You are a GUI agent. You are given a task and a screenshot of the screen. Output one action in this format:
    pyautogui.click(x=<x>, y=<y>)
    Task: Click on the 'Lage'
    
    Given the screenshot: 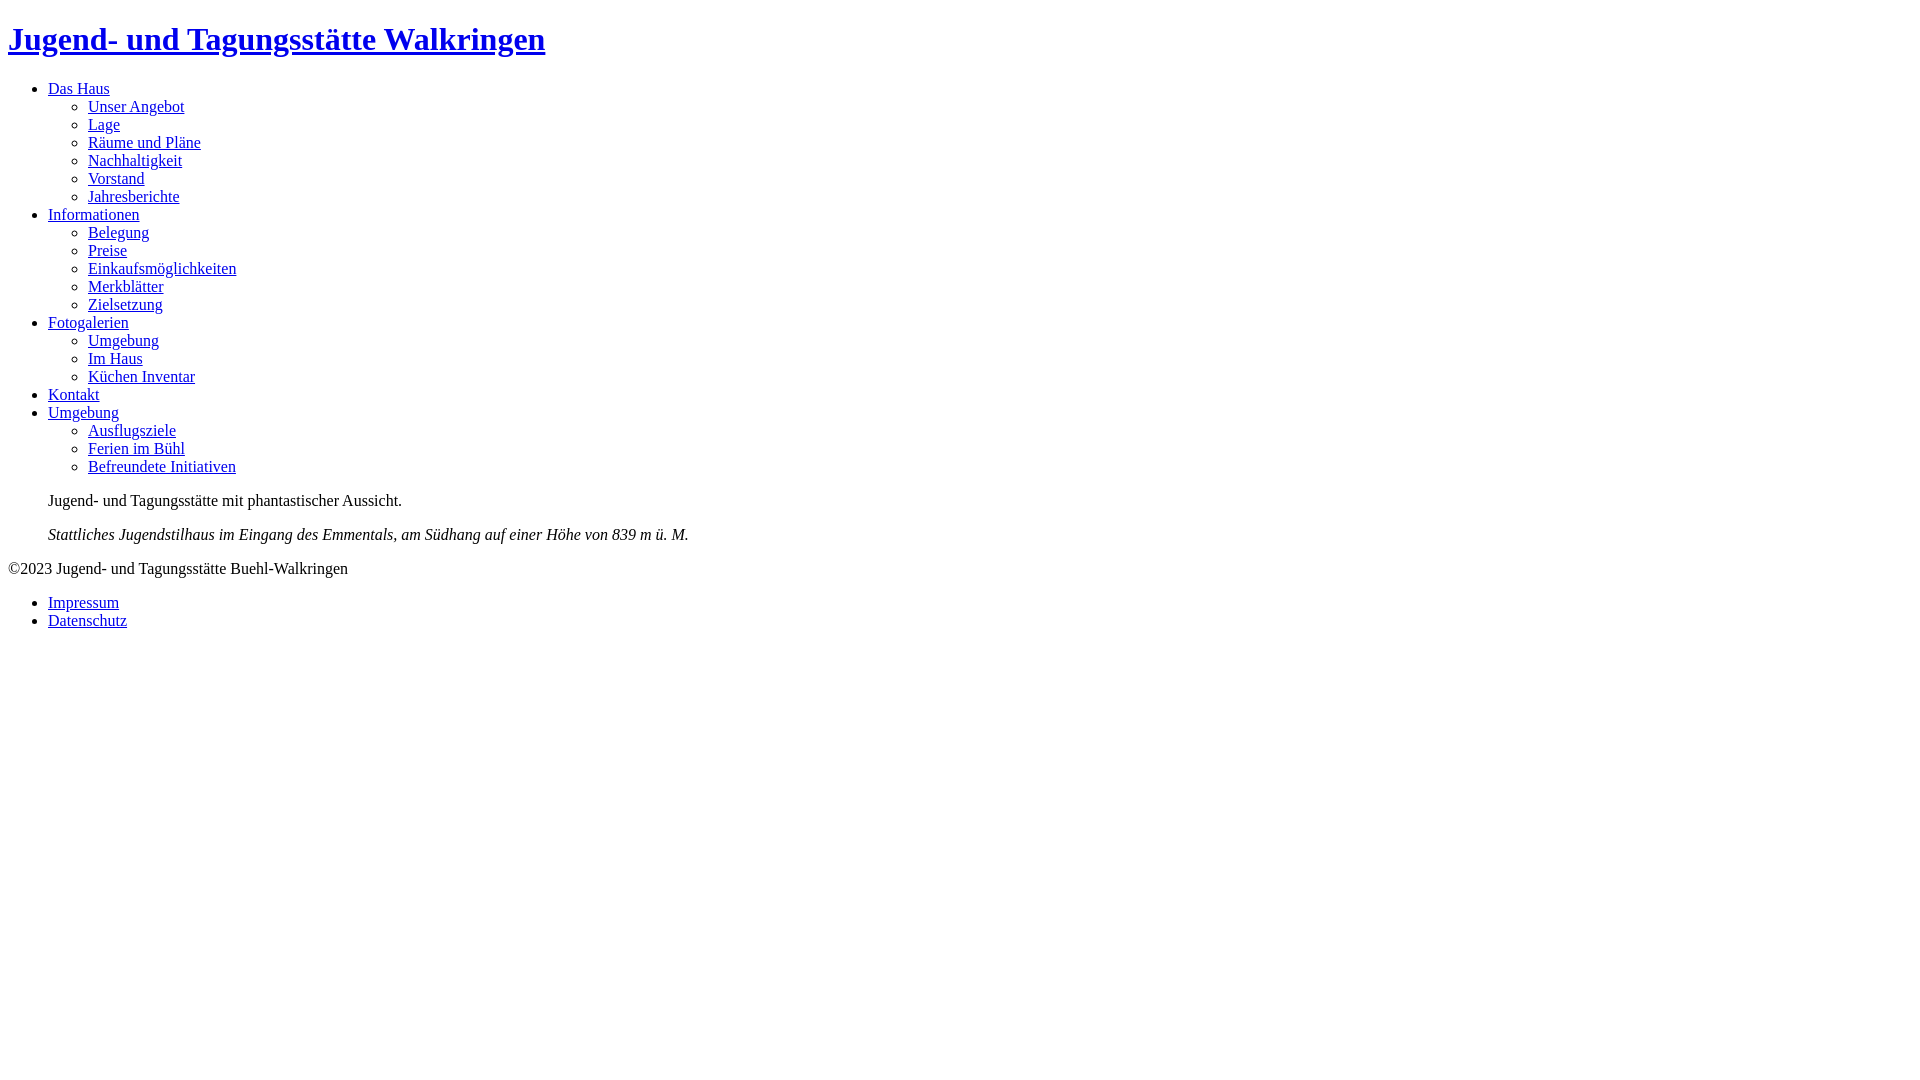 What is the action you would take?
    pyautogui.click(x=103, y=124)
    